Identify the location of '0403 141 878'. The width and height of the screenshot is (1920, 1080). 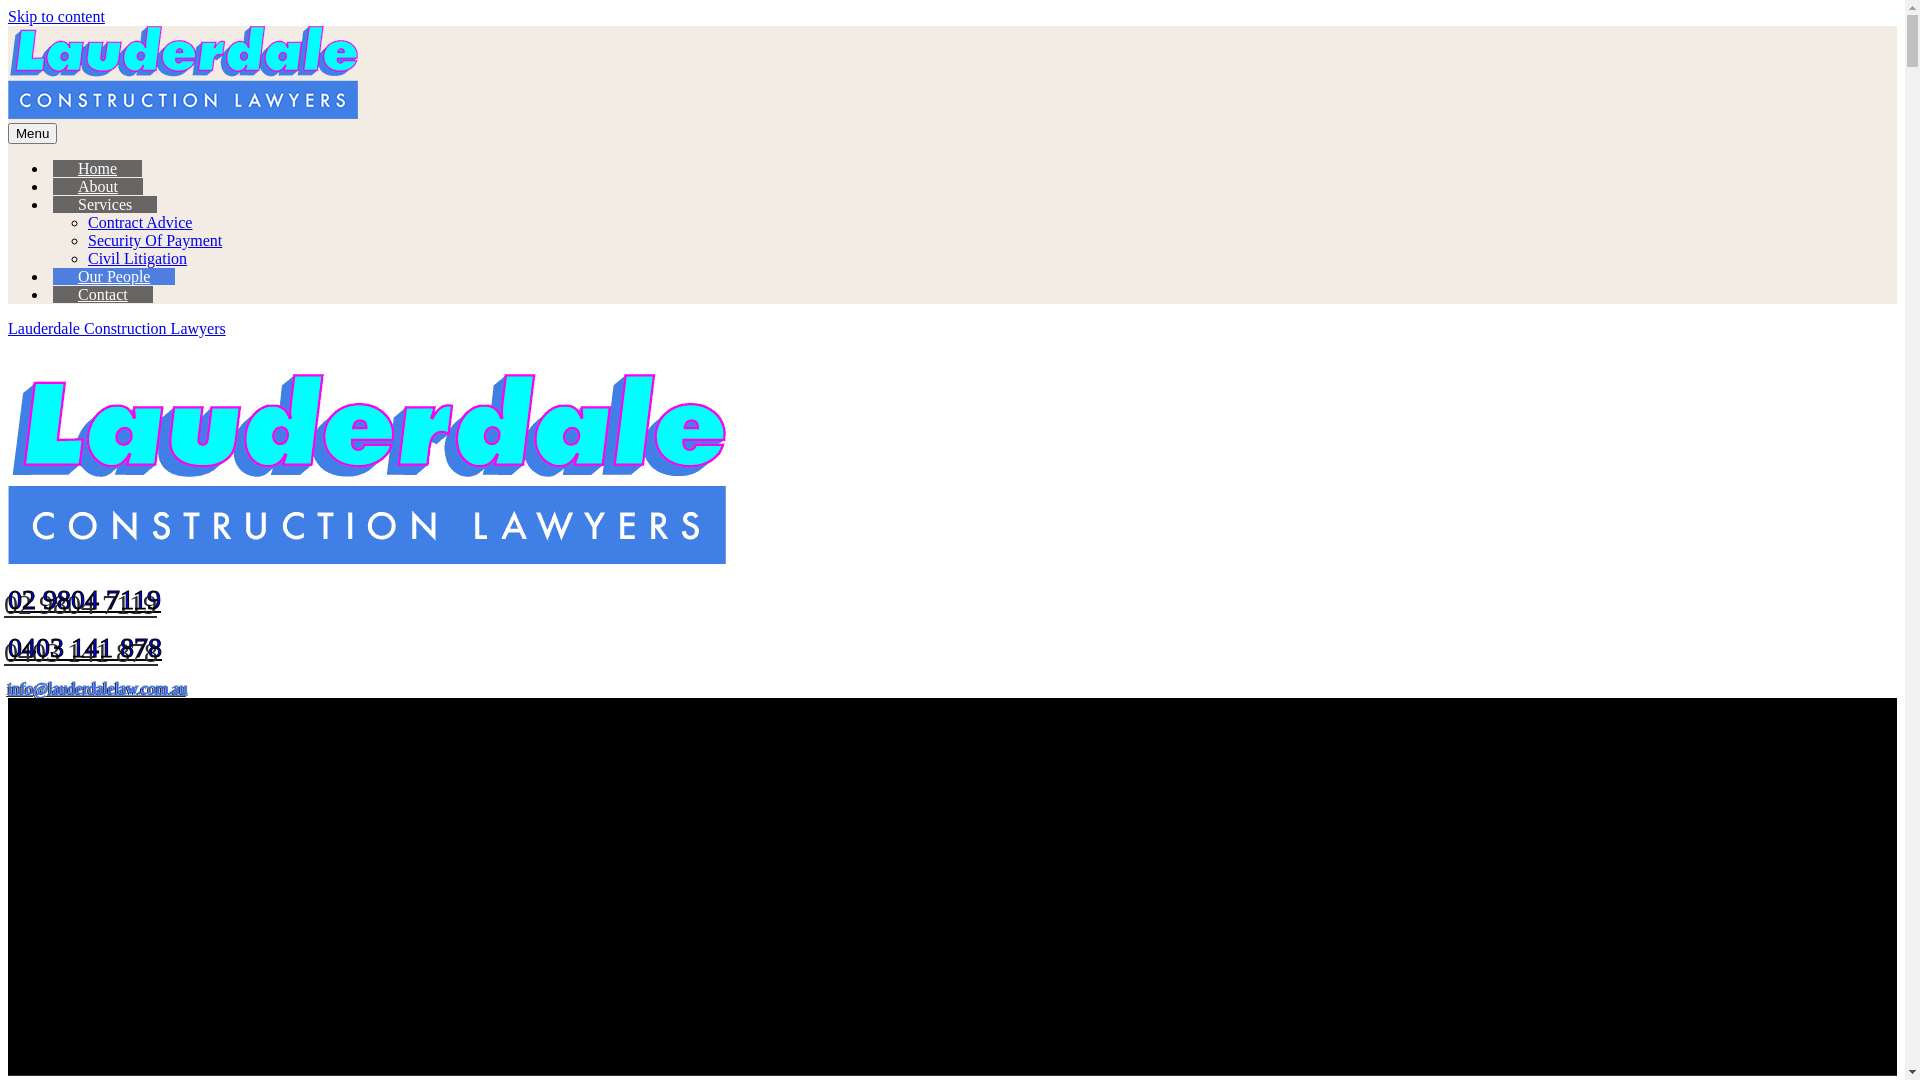
(84, 647).